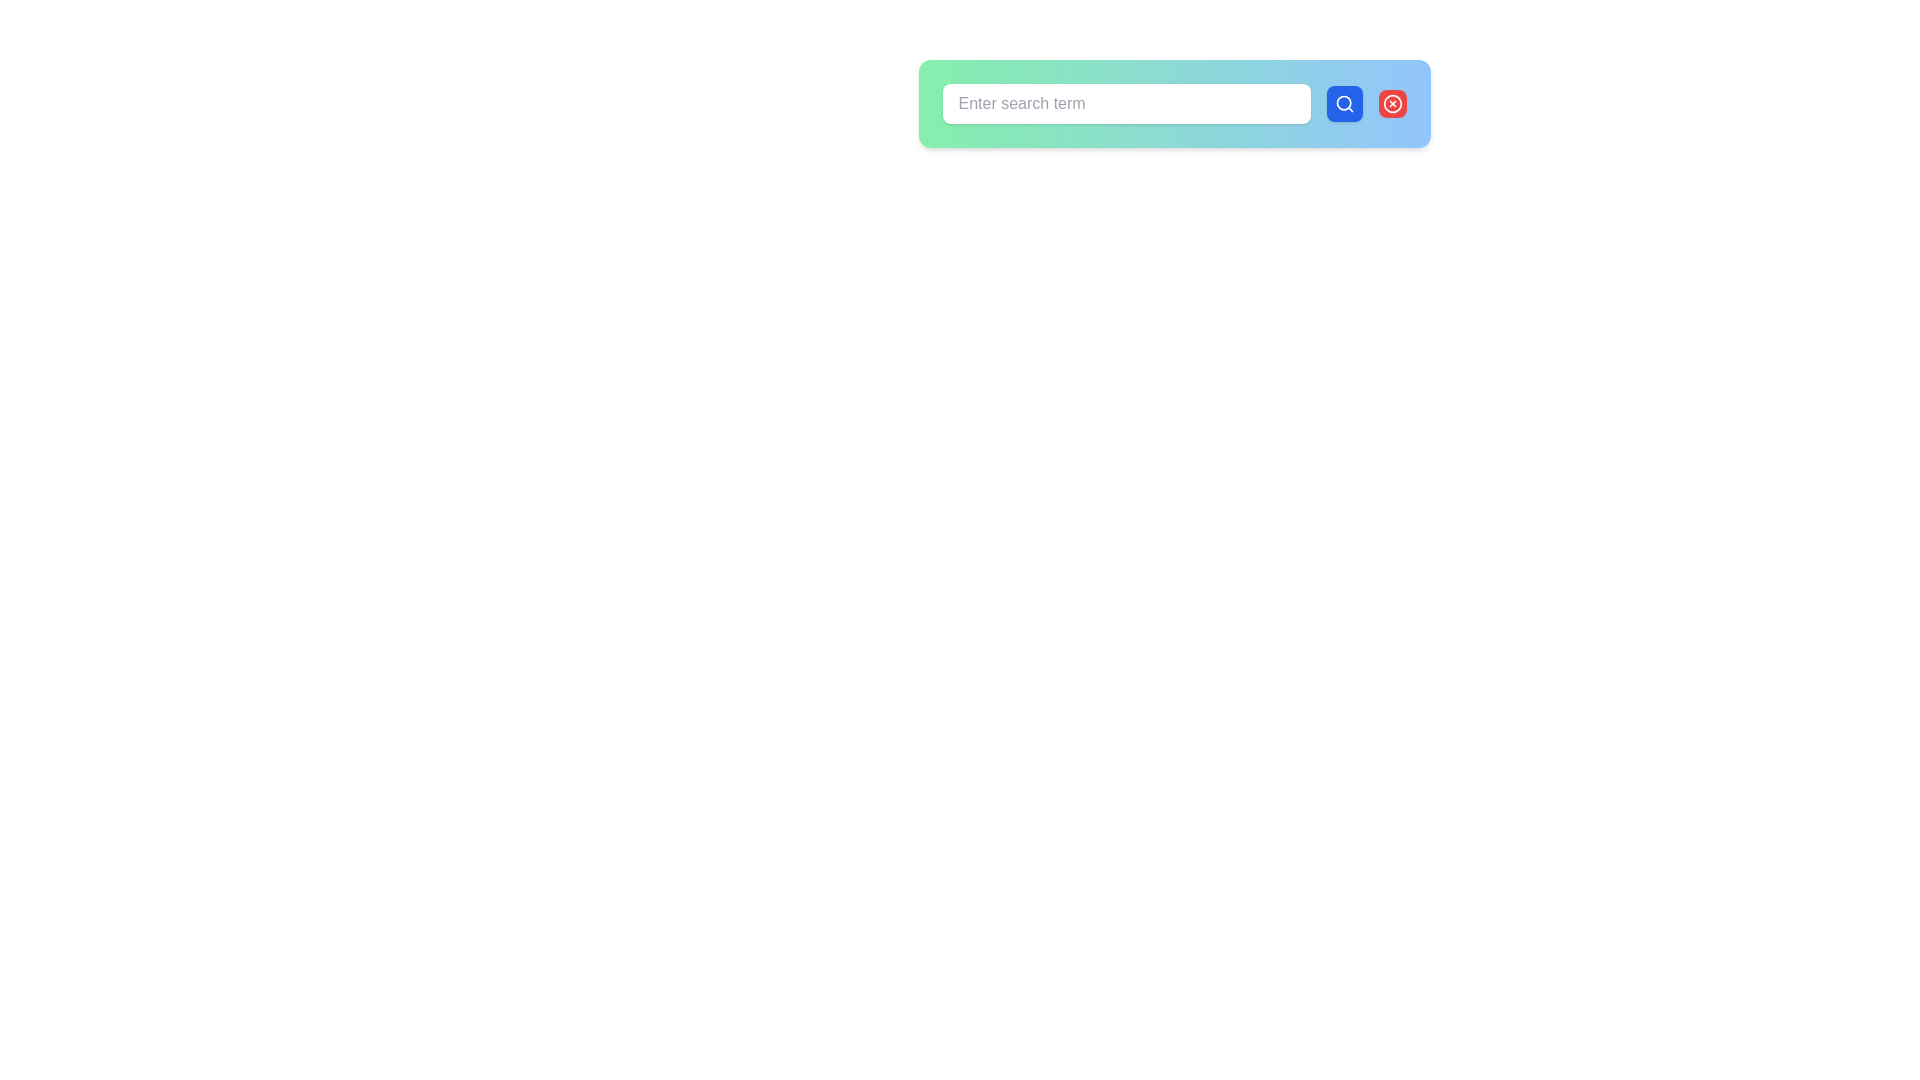  What do you see at coordinates (1391, 104) in the screenshot?
I see `the circular graphical element representing 'close' or 'cancel' functionality located in the toolbar, adjacent to the blue search icon` at bounding box center [1391, 104].